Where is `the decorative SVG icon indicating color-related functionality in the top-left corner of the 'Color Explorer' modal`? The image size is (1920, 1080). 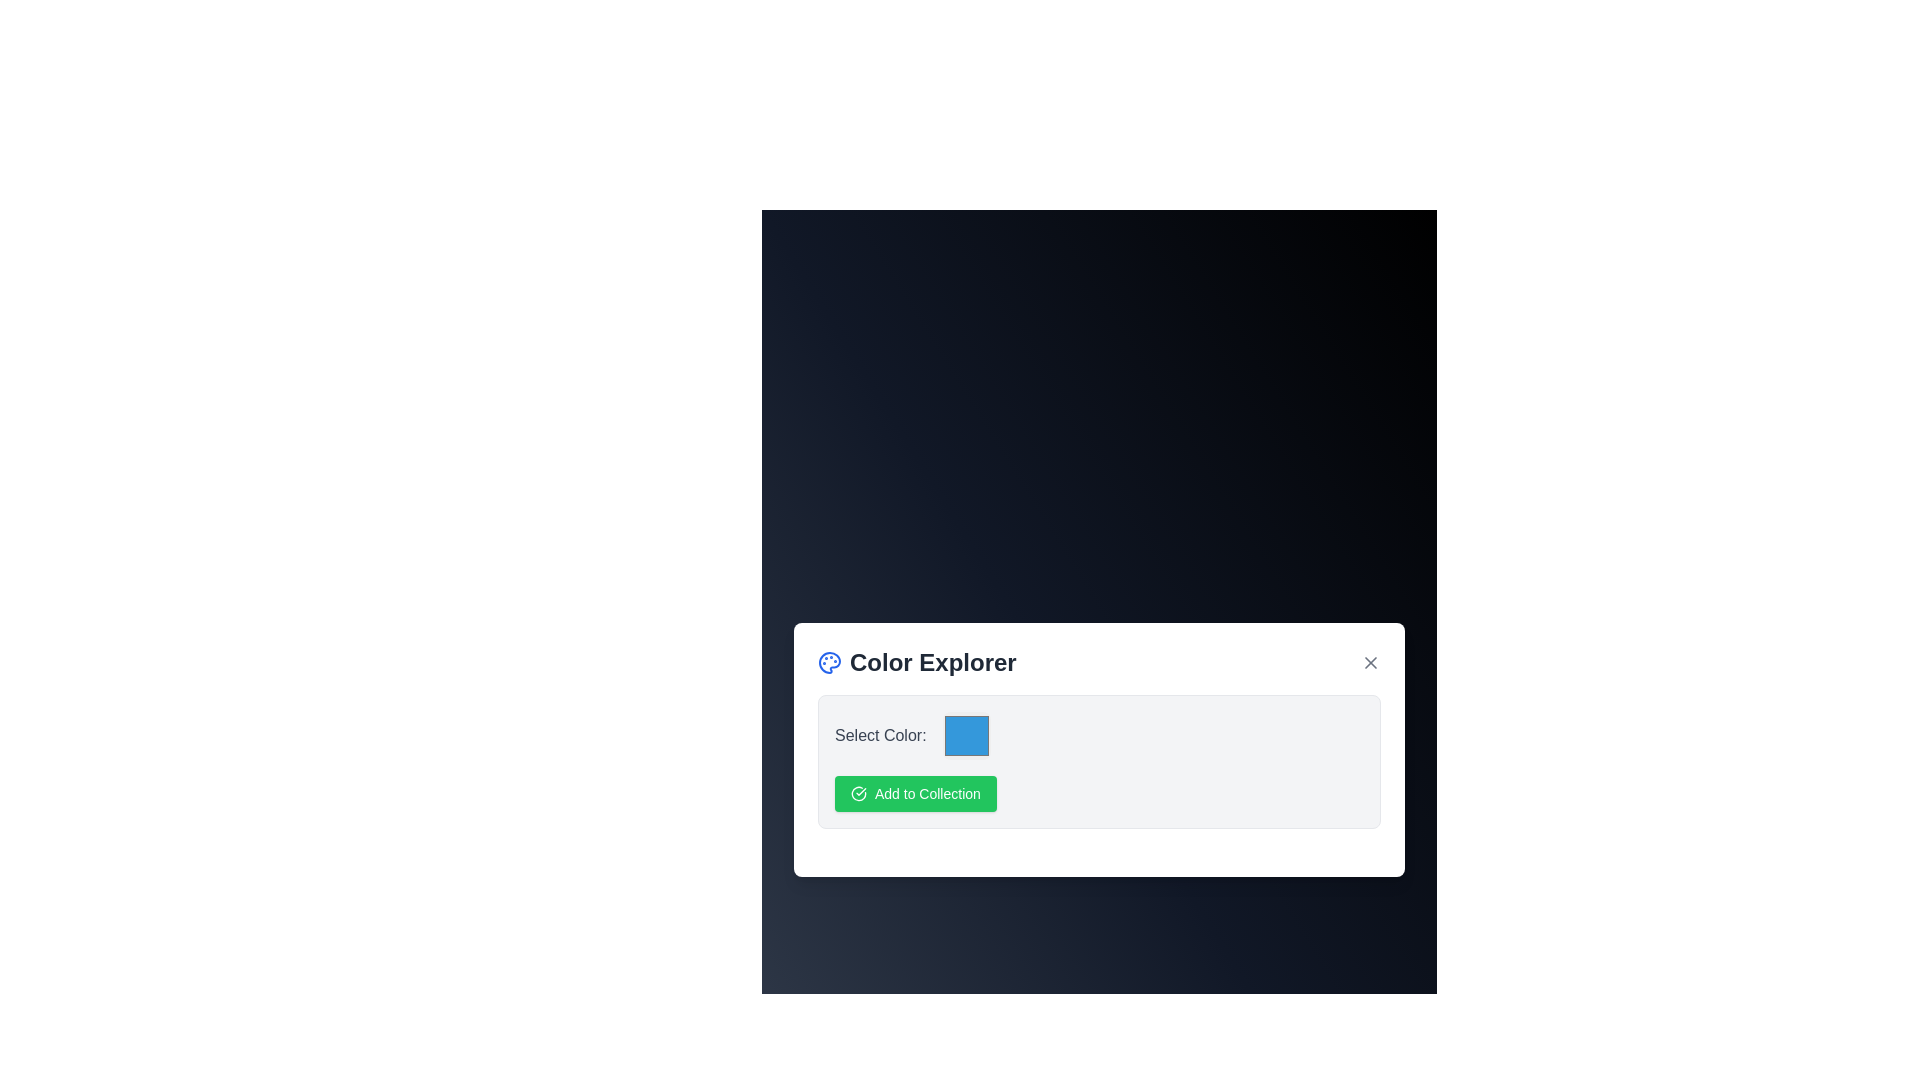 the decorative SVG icon indicating color-related functionality in the top-left corner of the 'Color Explorer' modal is located at coordinates (830, 663).